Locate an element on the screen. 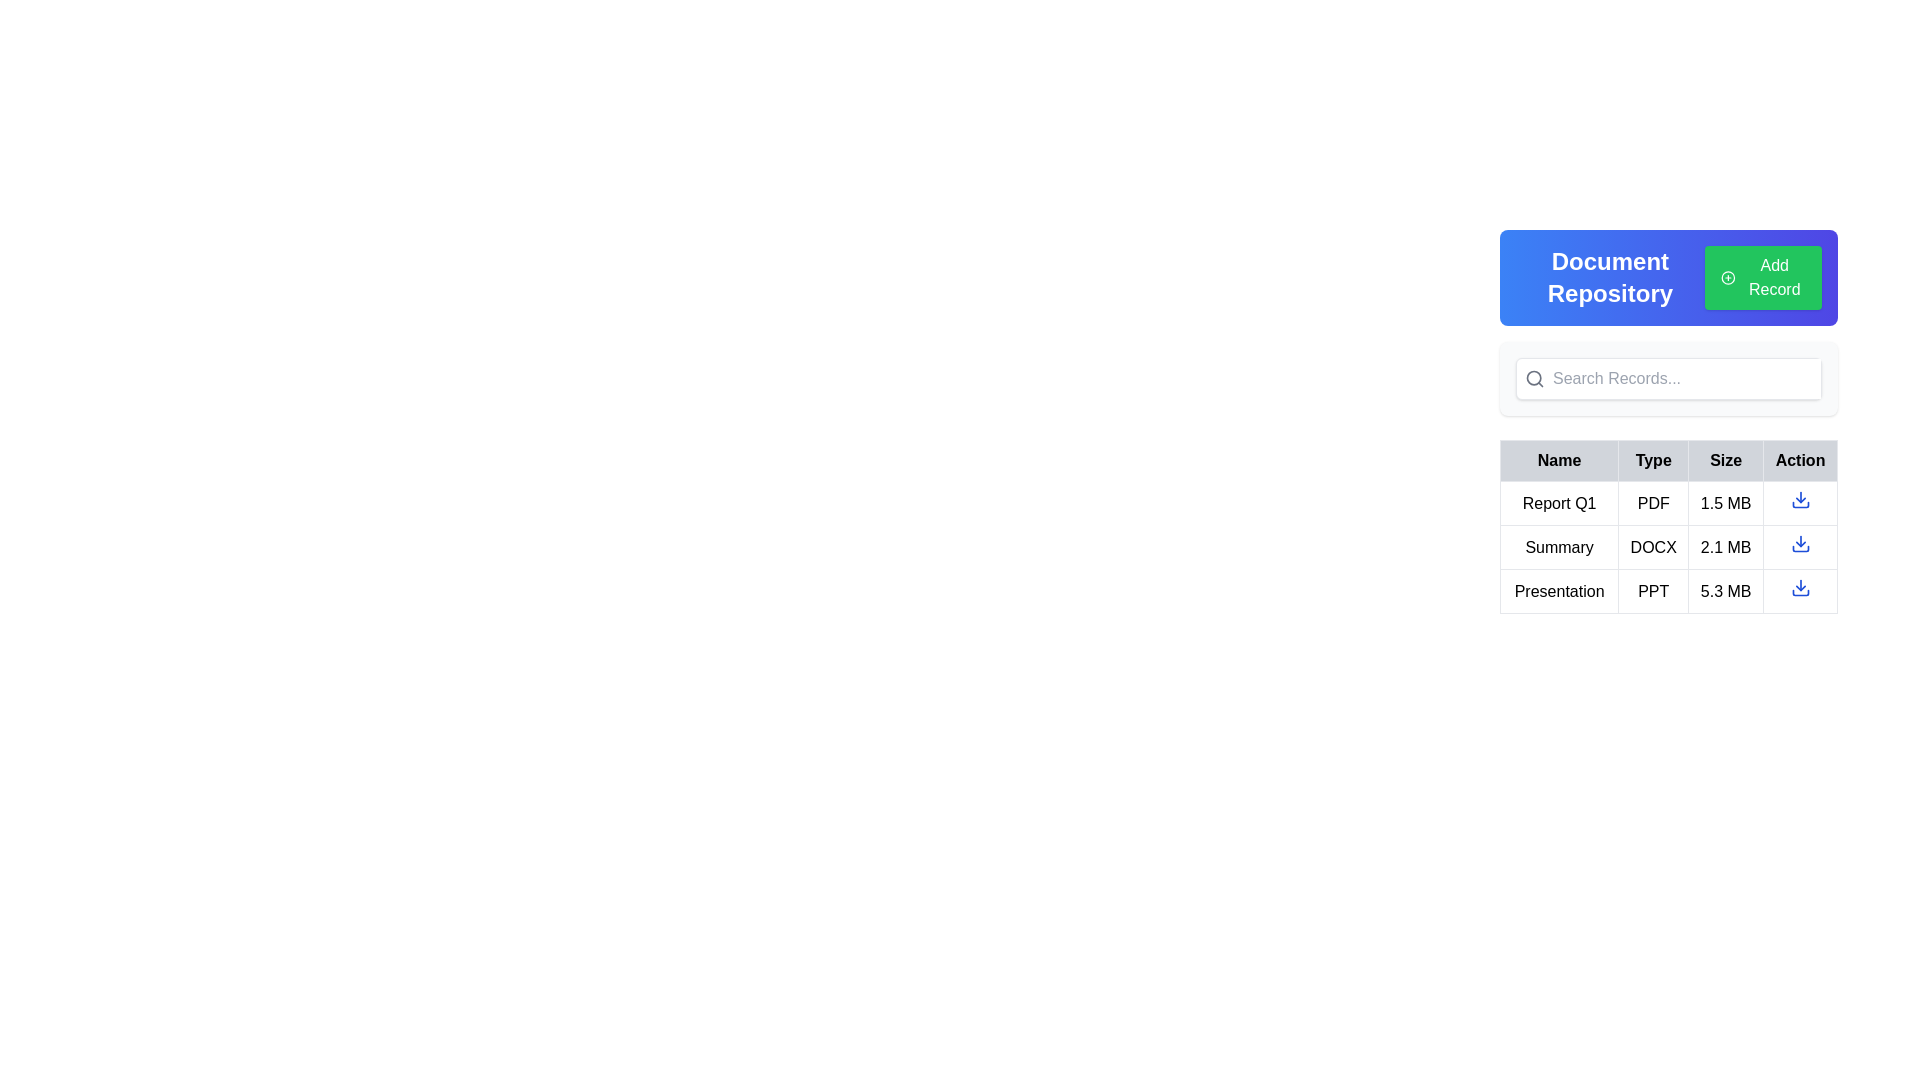 This screenshot has width=1920, height=1080. the blue download icon button in the last column of the second row under the 'Action' header corresponding to 'Summary DOCX 2.1 MB' is located at coordinates (1800, 547).